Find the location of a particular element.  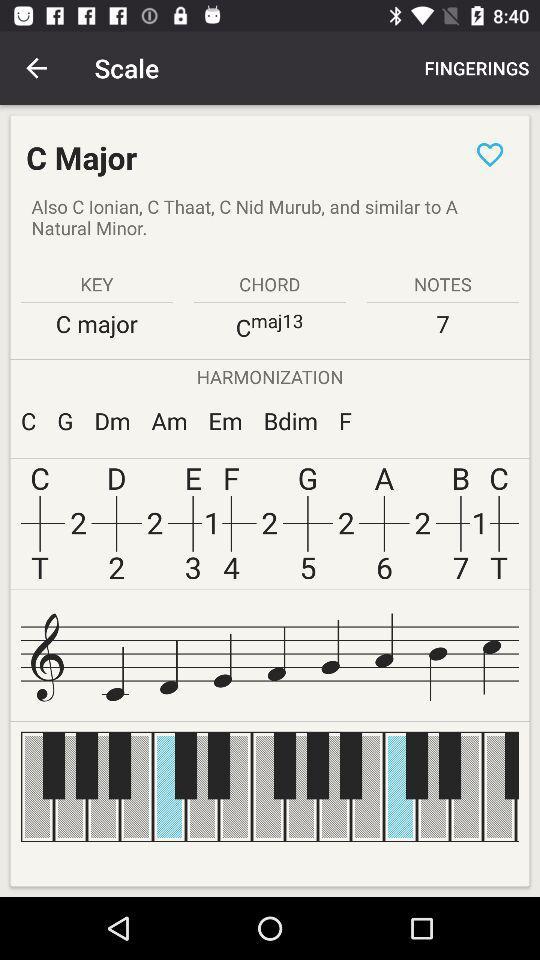

to favorites is located at coordinates (489, 153).